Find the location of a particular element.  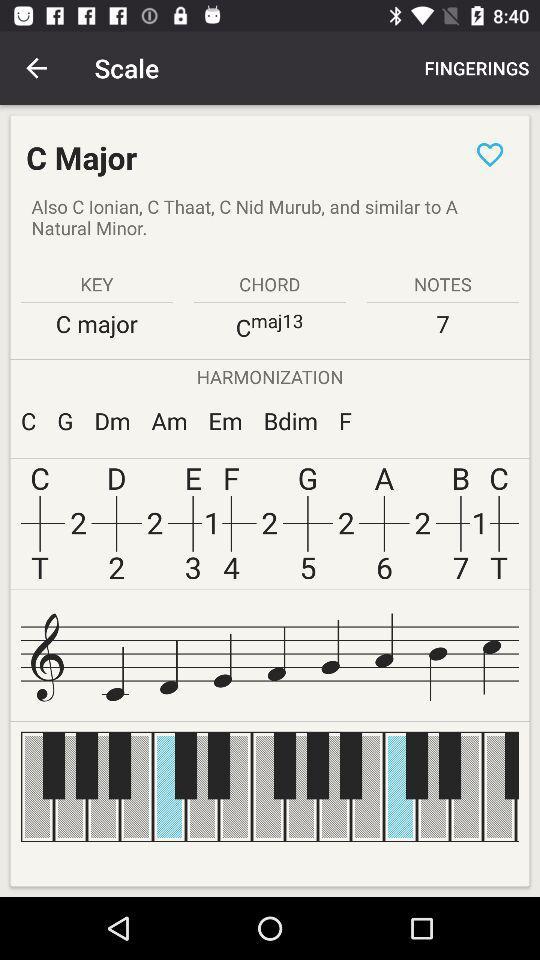

to favorites is located at coordinates (489, 153).